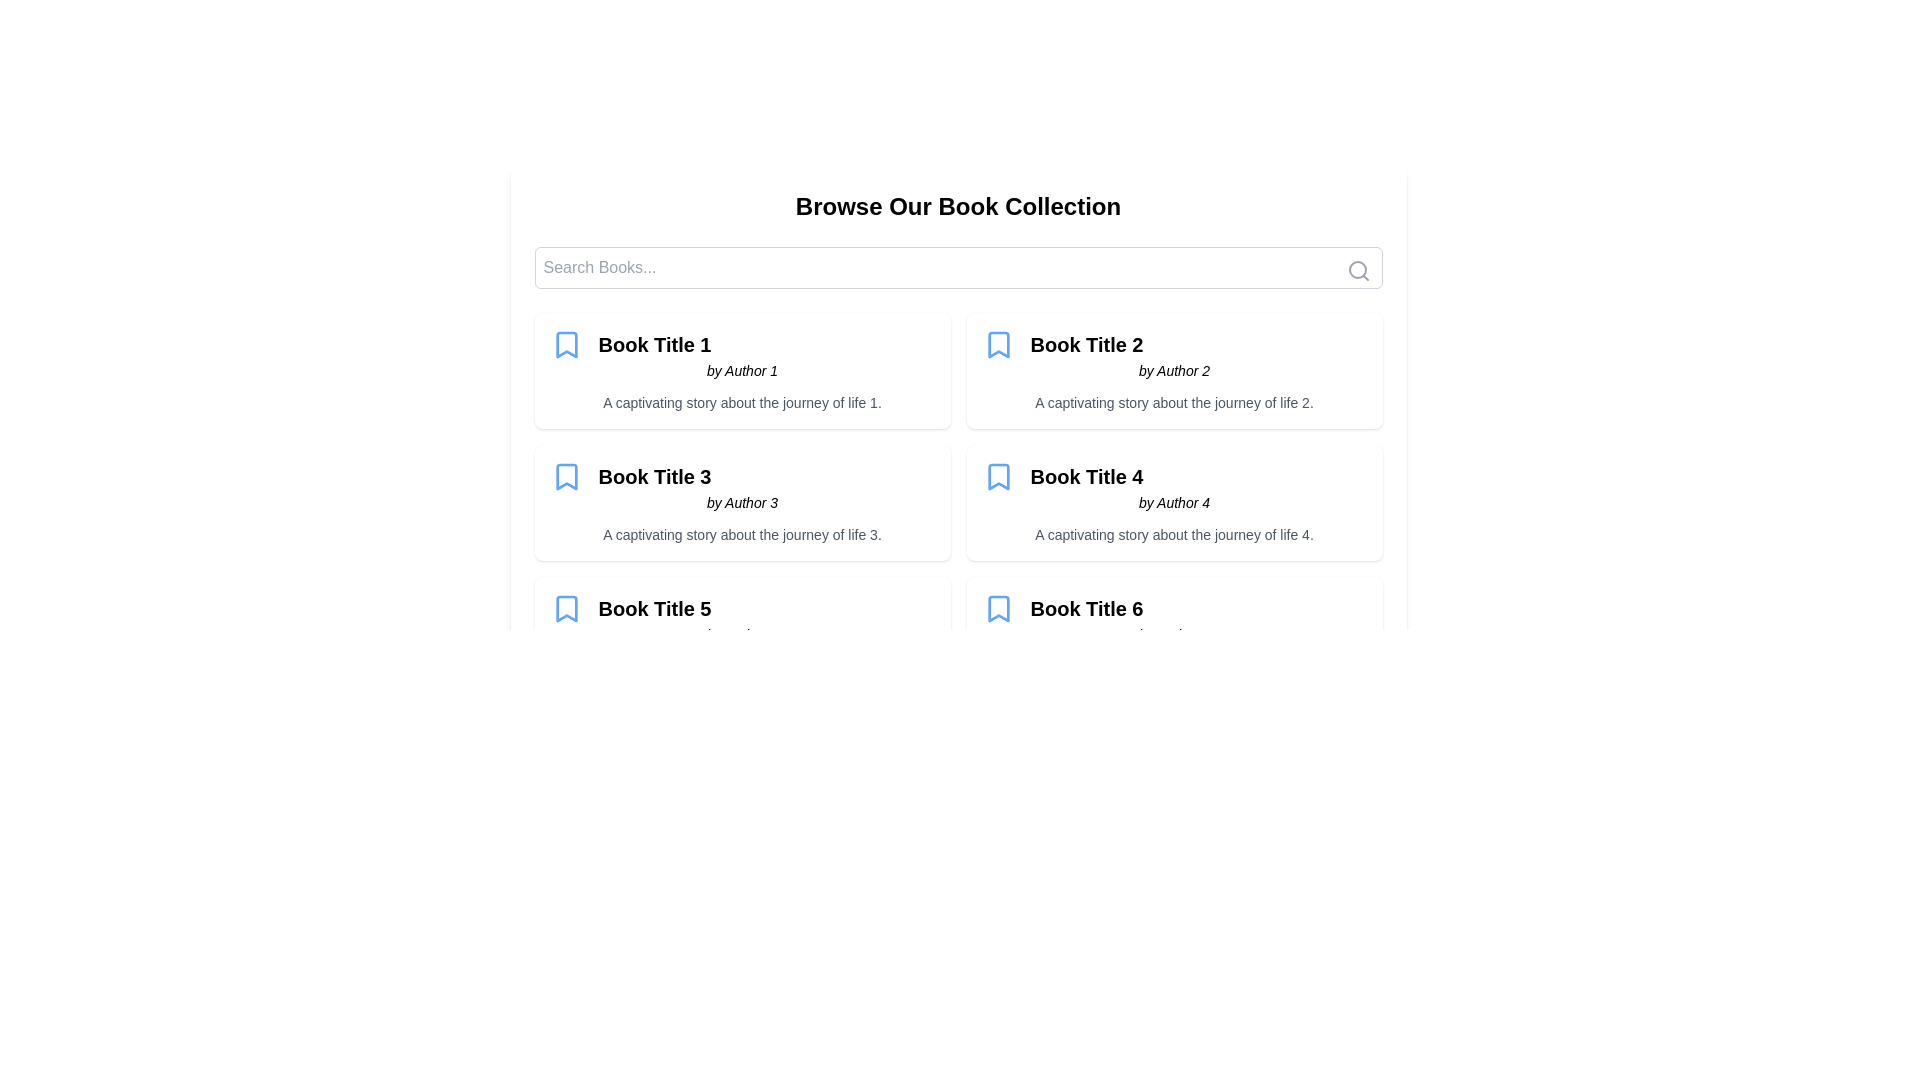 This screenshot has width=1920, height=1080. Describe the element at coordinates (1085, 608) in the screenshot. I see `title of the book entry, which is a bold text label located in the bottom-right section of the grid layout, specifically as the title of the sixth book` at that location.